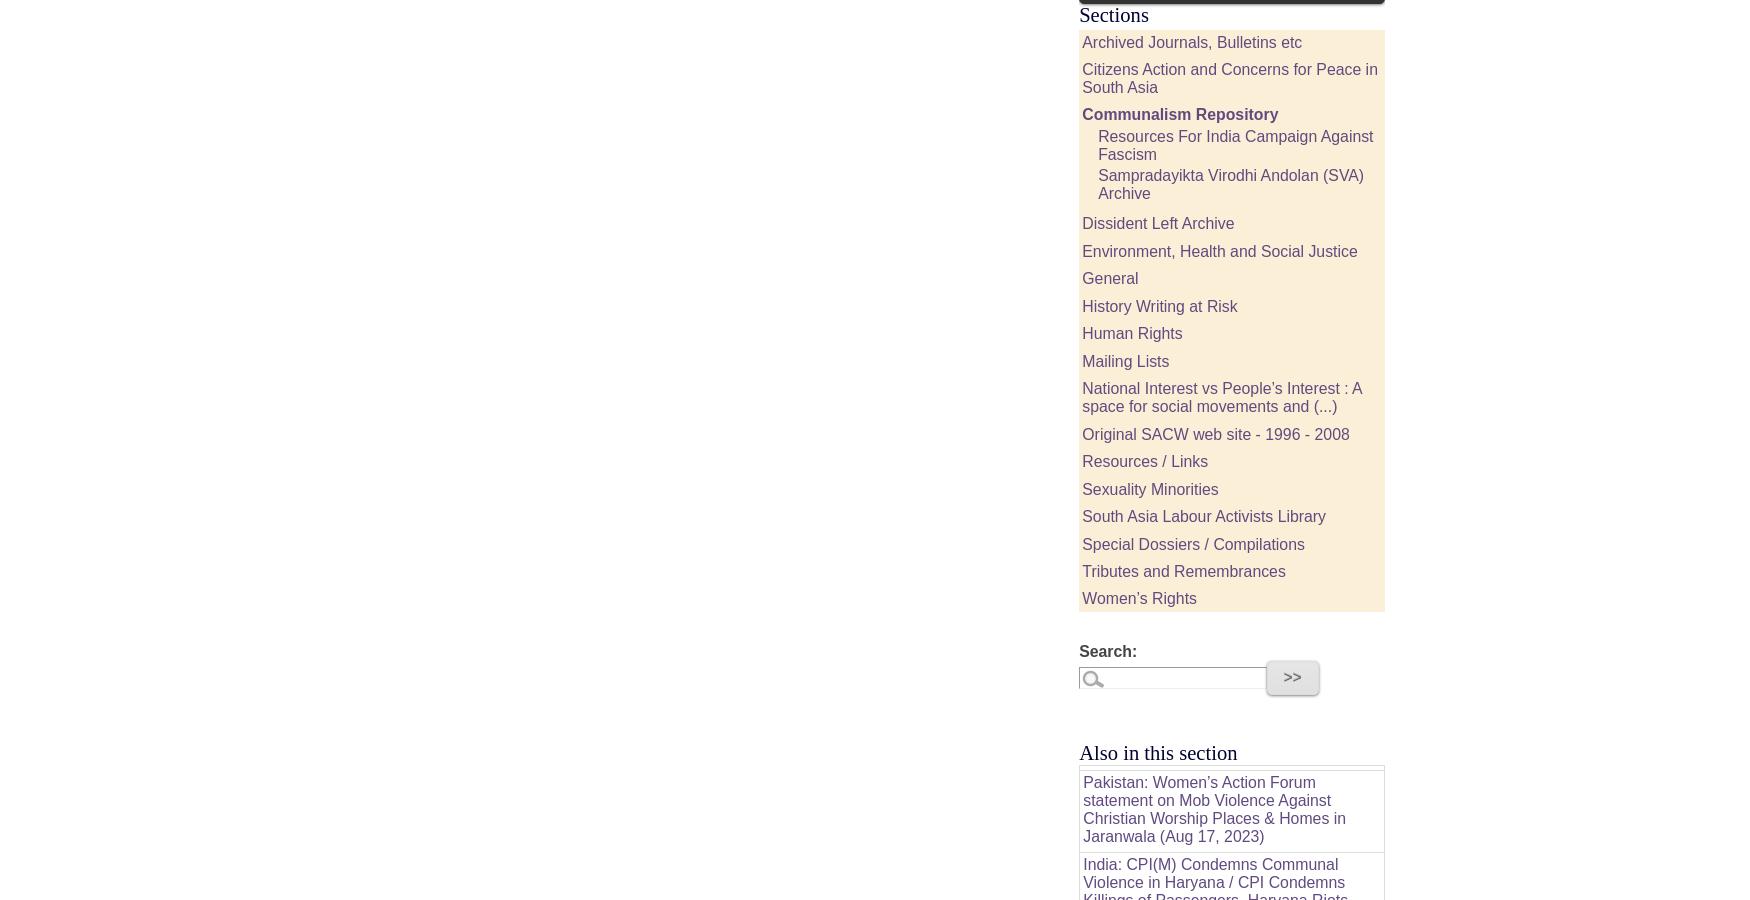 The width and height of the screenshot is (1750, 900). What do you see at coordinates (1191, 40) in the screenshot?
I see `'Archived Journals, Bulletins etc'` at bounding box center [1191, 40].